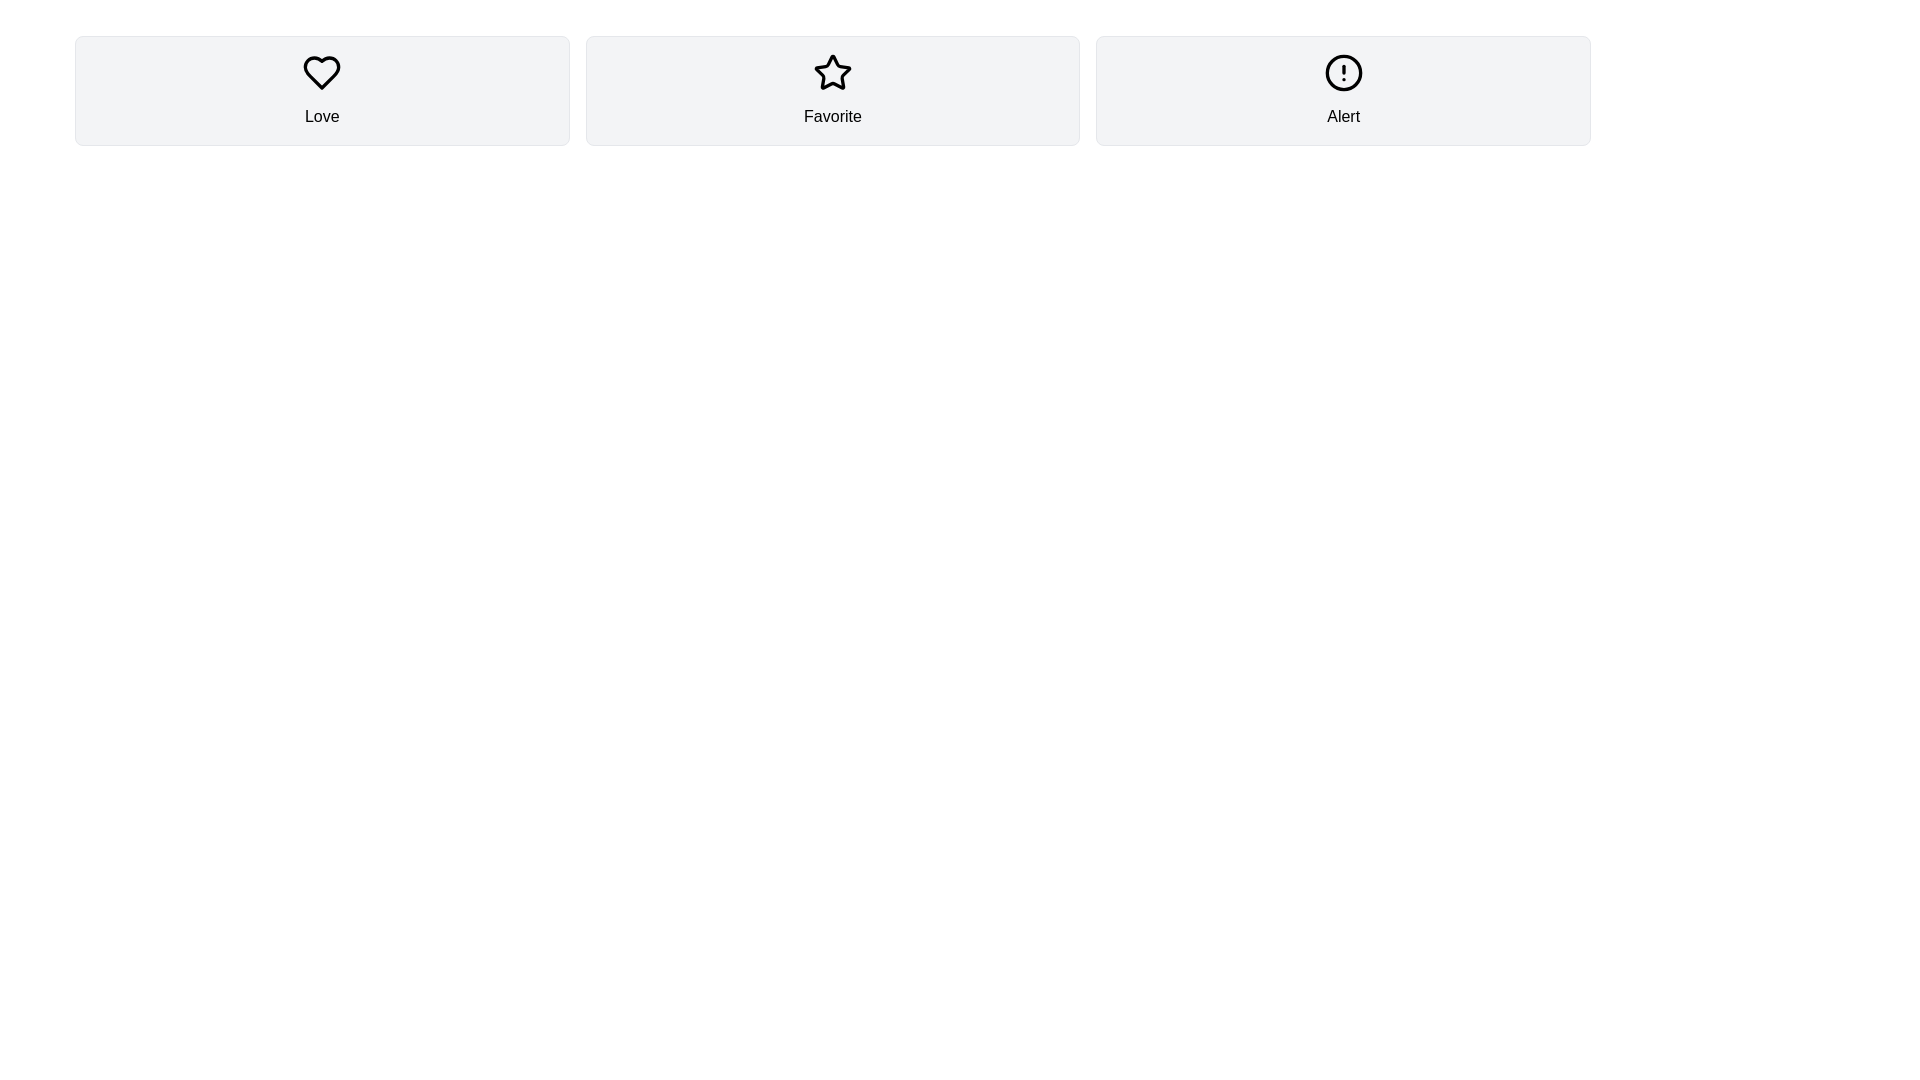 This screenshot has width=1920, height=1080. I want to click on the heart-shaped SVG icon, which represents the 'Love' action, so click(322, 72).